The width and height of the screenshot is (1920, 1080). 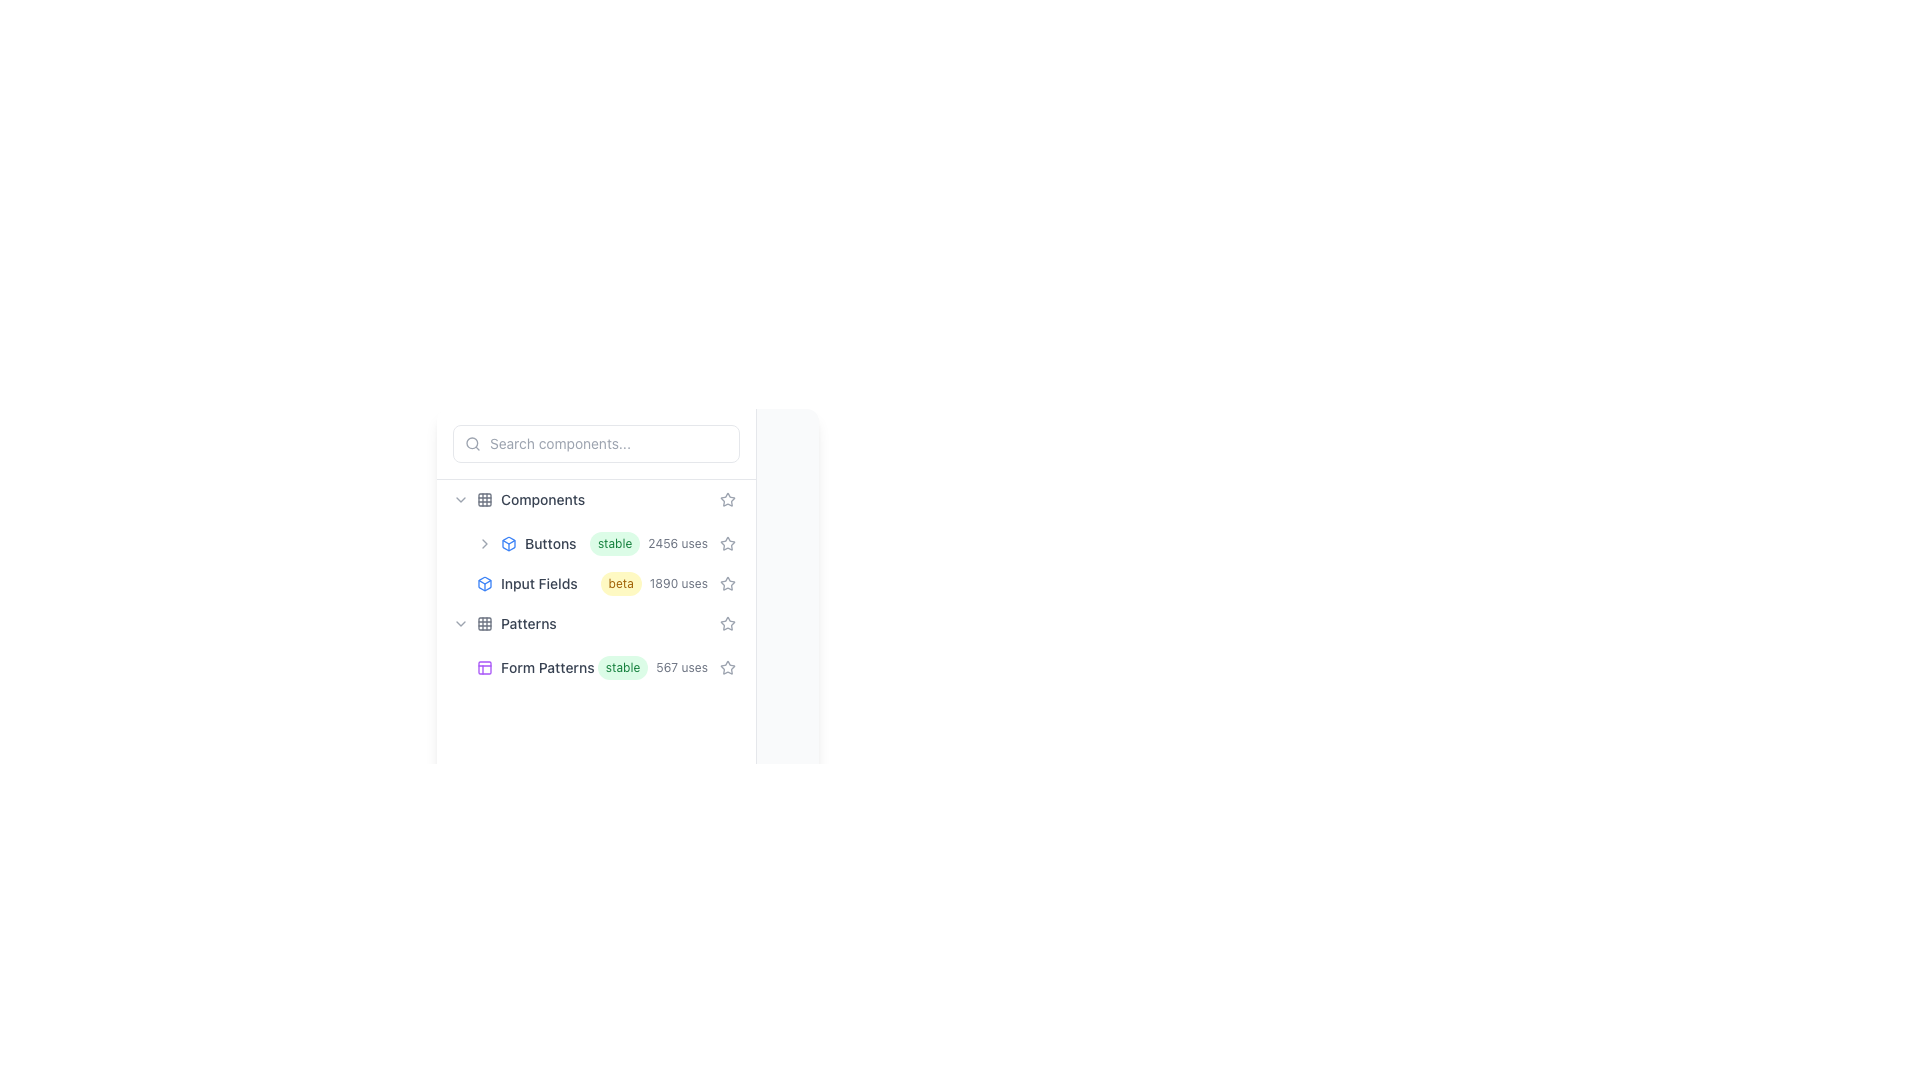 I want to click on the star icon located in the right corner of the row labeled 'Form Patterns stable 567 uses', so click(x=727, y=623).